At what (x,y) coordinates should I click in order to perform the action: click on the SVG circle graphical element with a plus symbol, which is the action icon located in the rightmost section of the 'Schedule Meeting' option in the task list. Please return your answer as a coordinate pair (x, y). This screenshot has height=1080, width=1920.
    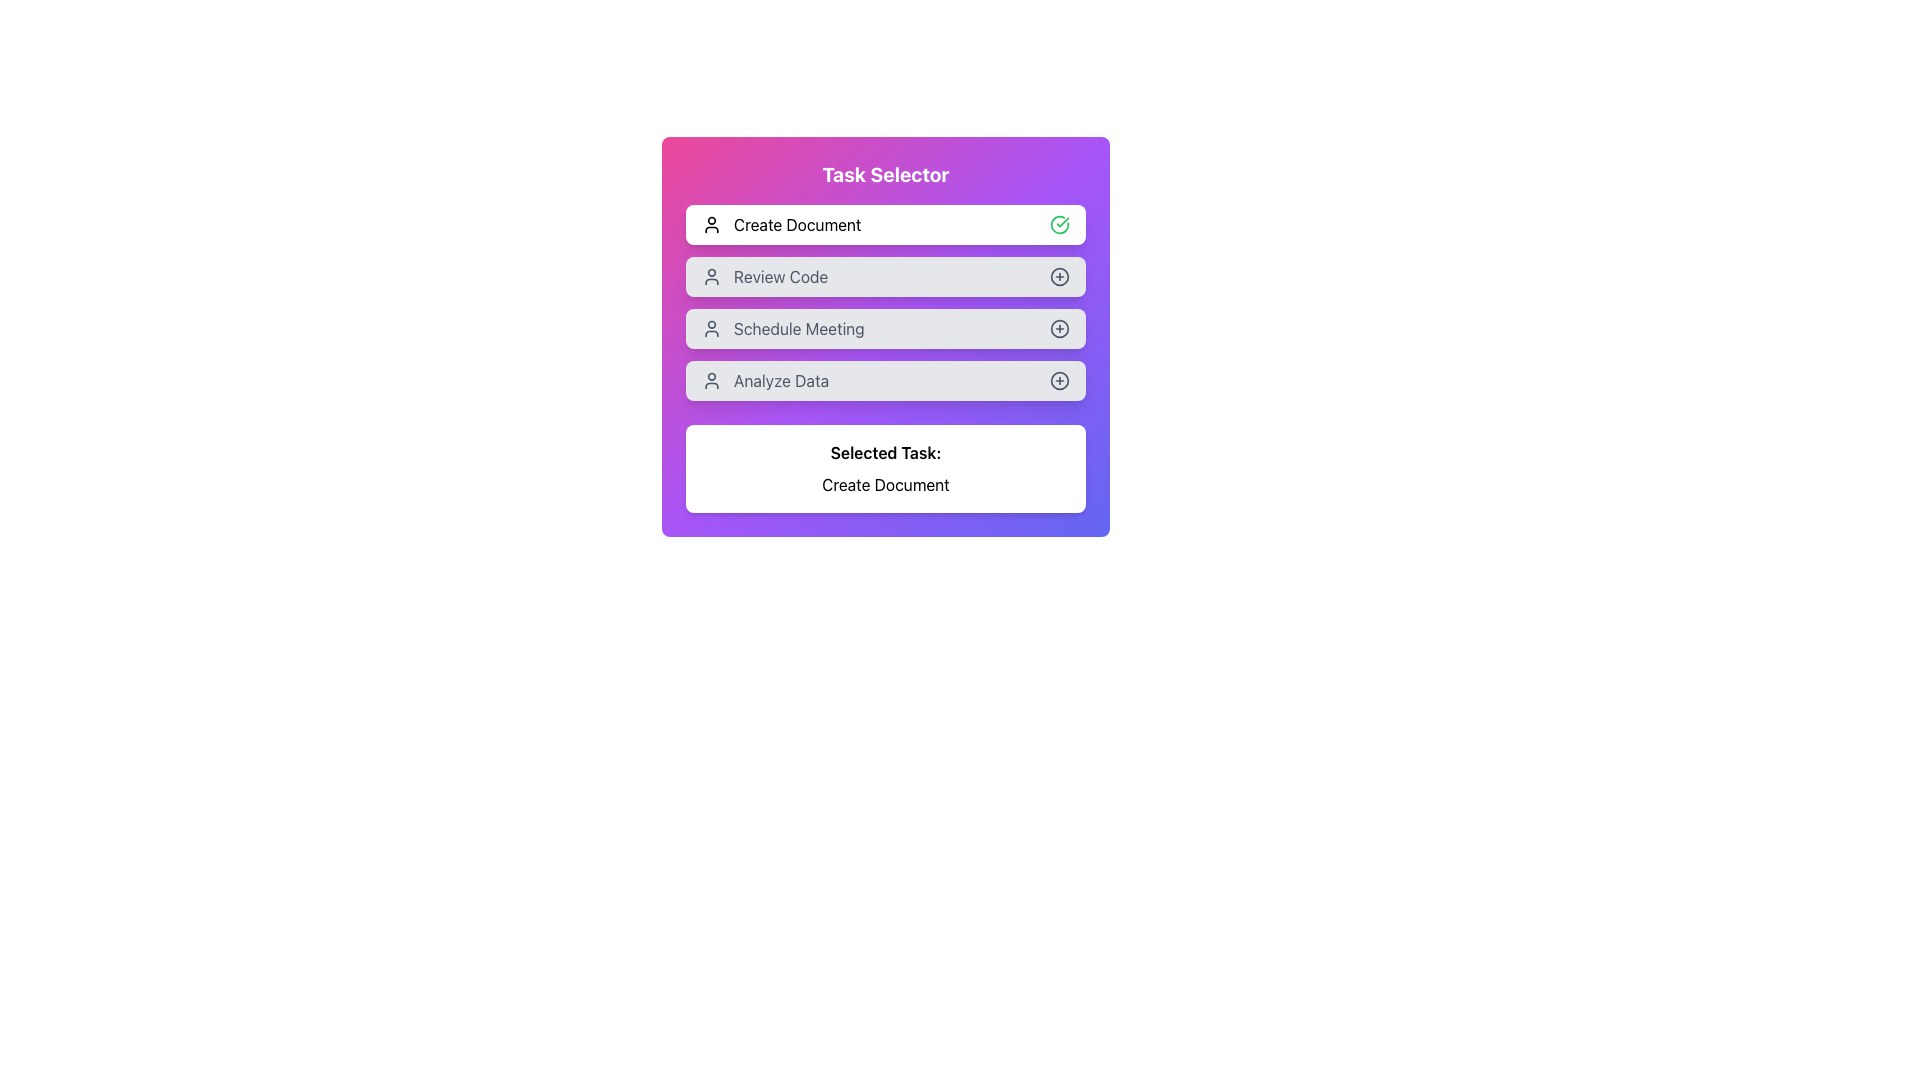
    Looking at the image, I should click on (1059, 327).